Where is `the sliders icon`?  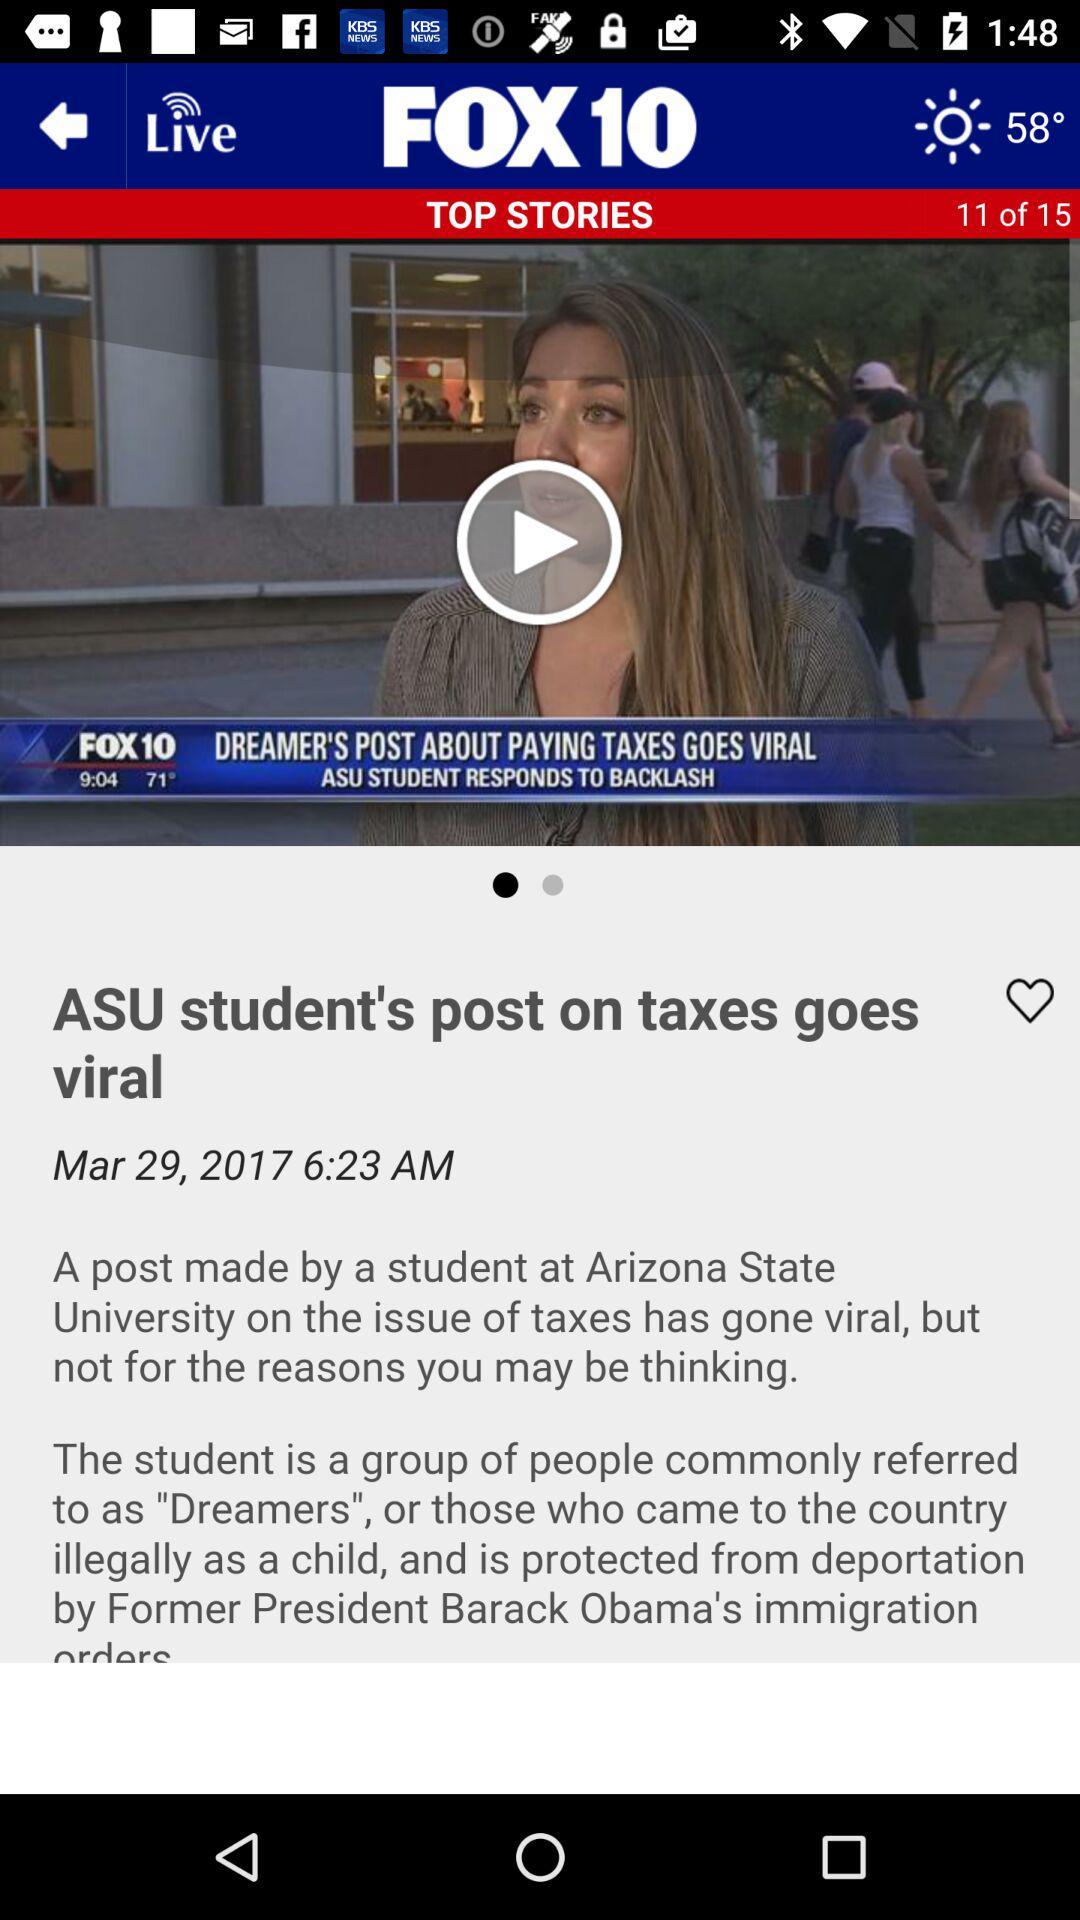 the sliders icon is located at coordinates (540, 124).